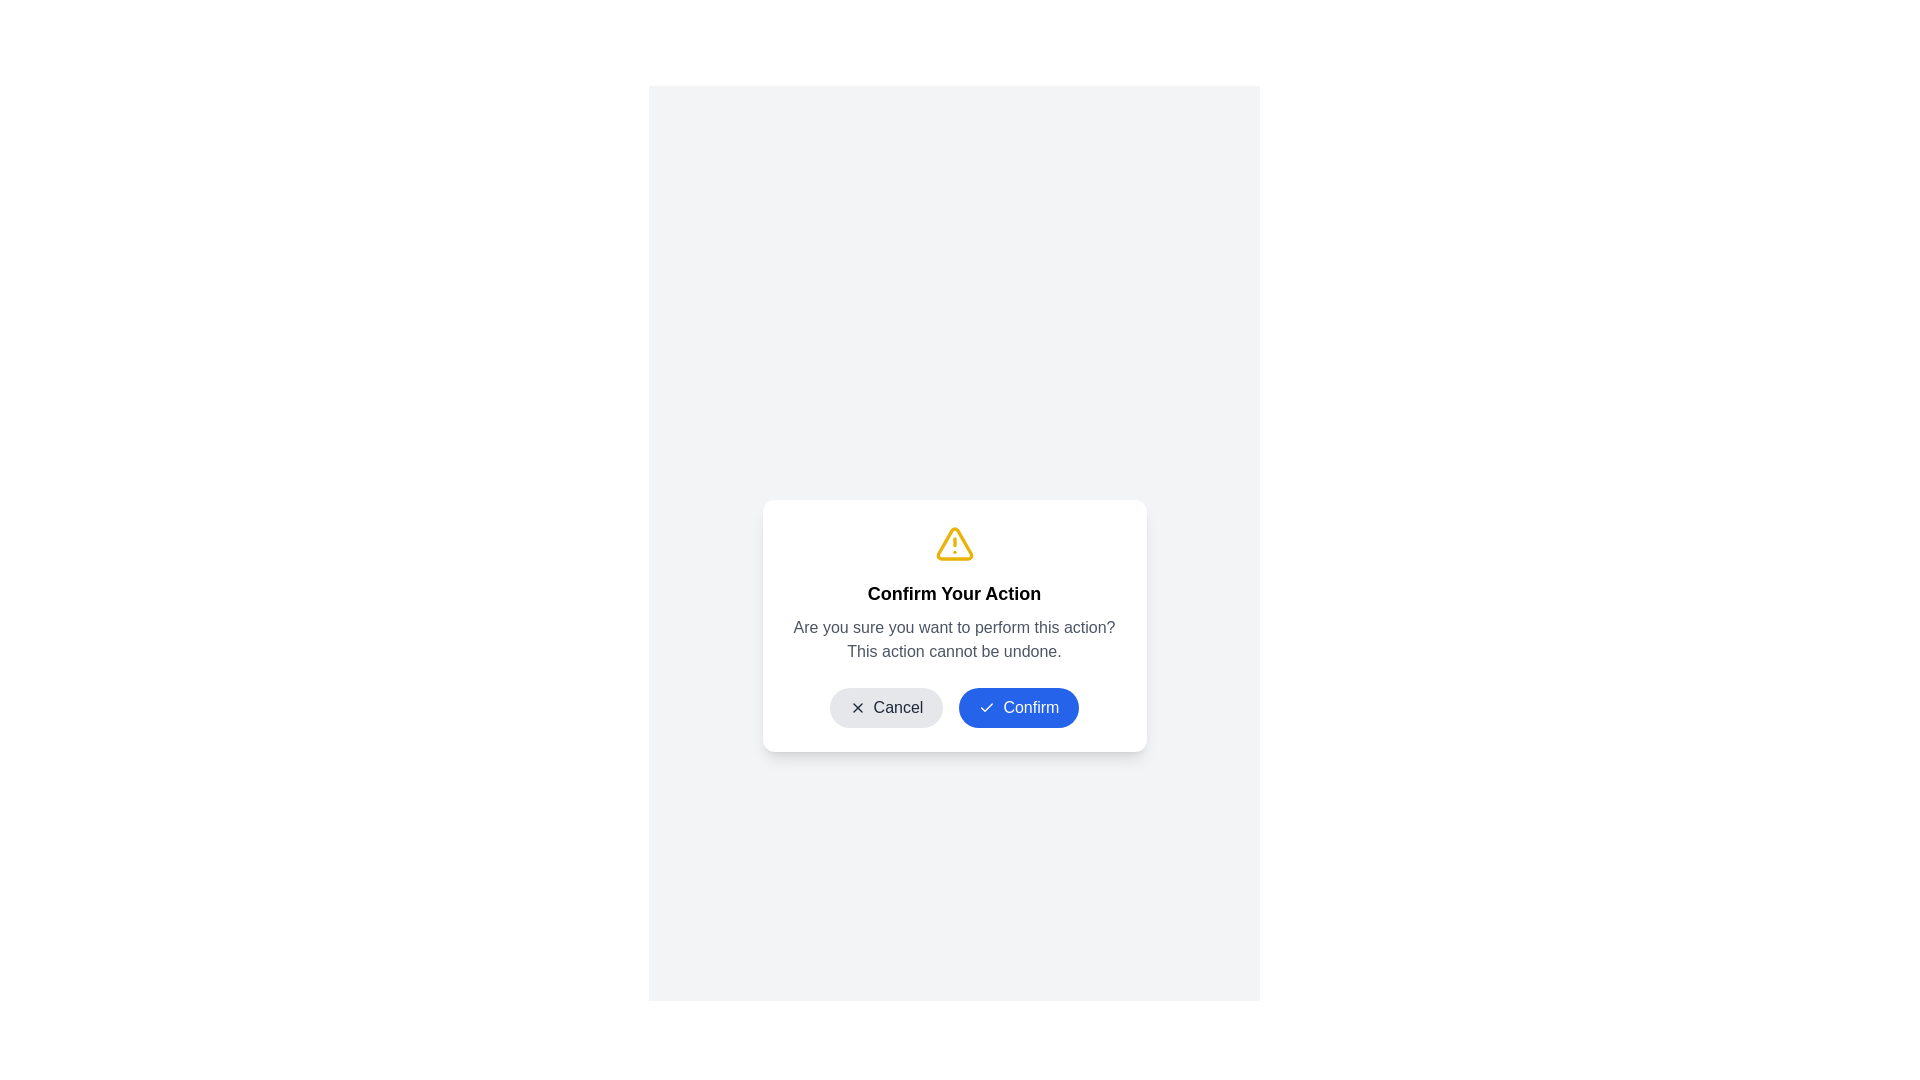 The width and height of the screenshot is (1920, 1080). What do you see at coordinates (1018, 707) in the screenshot?
I see `the 'Confirm' button with rounded corners and a blue background, located in the bottom-right corner of the modal dialog box to confirm the action` at bounding box center [1018, 707].